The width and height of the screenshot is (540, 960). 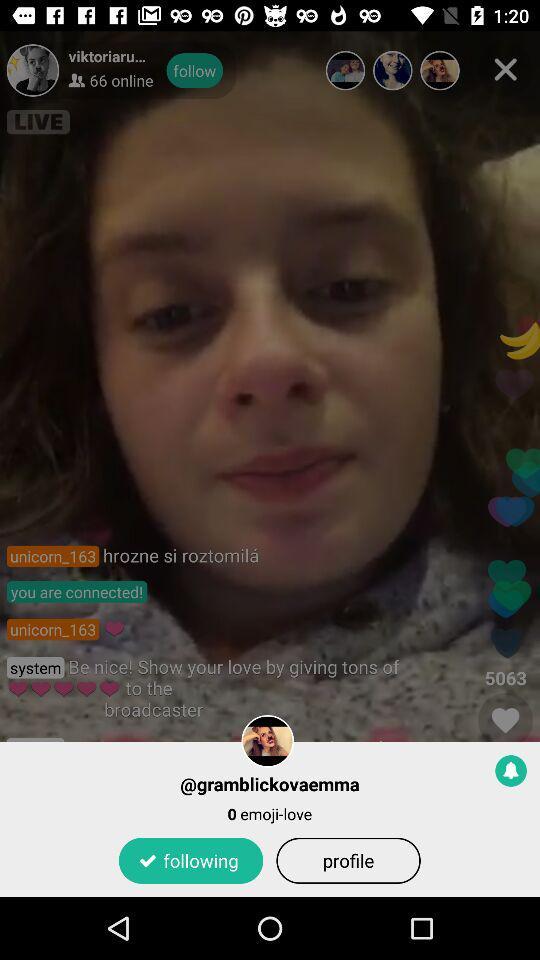 What do you see at coordinates (191, 859) in the screenshot?
I see `following item` at bounding box center [191, 859].